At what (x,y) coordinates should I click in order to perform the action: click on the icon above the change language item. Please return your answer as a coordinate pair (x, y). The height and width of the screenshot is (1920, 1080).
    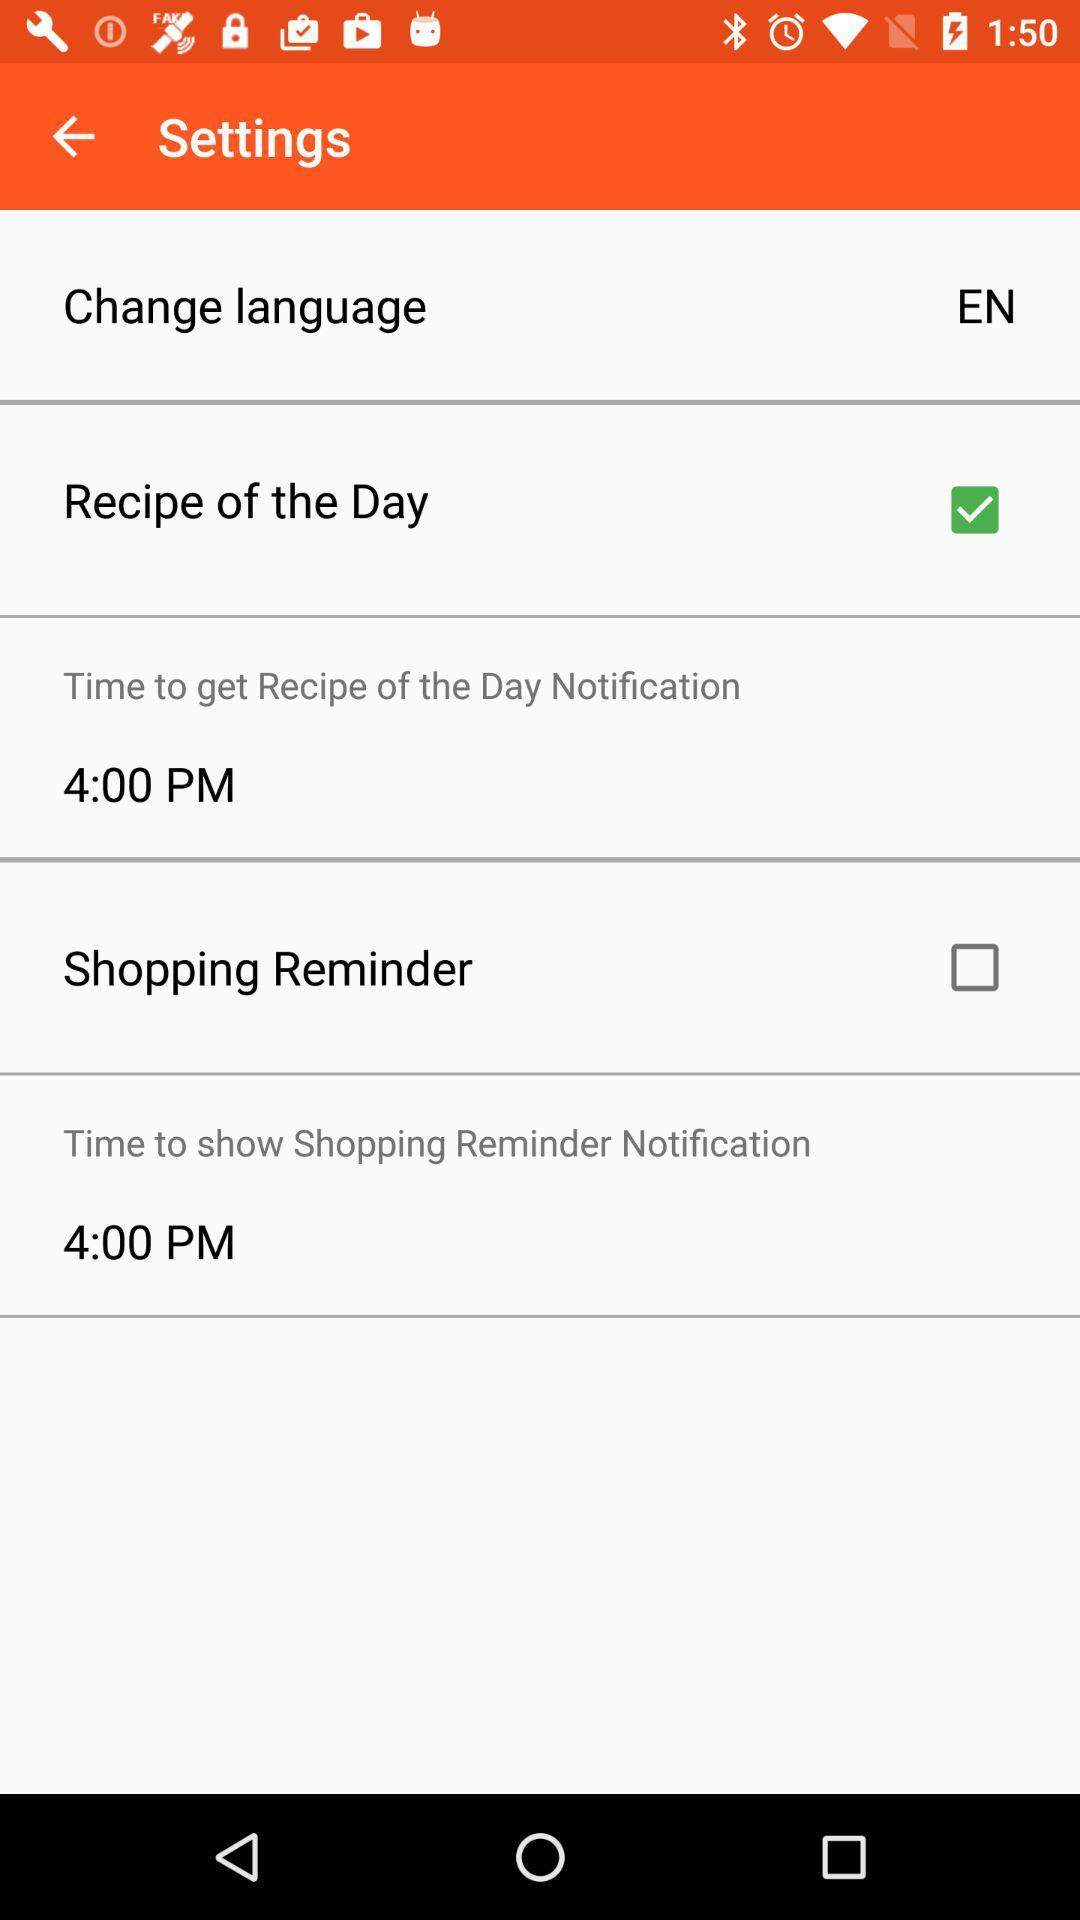
    Looking at the image, I should click on (72, 135).